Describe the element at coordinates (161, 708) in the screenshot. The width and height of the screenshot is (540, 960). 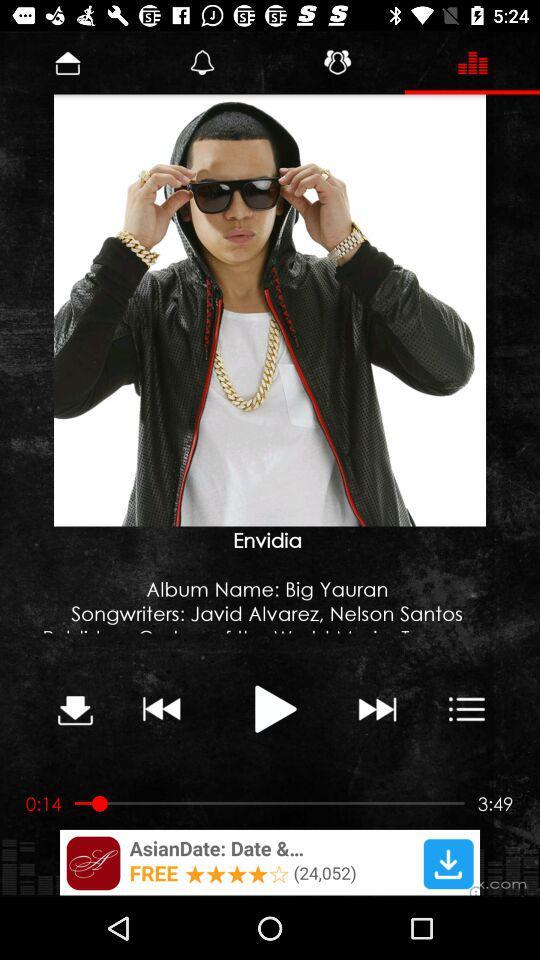
I see `the av_rewind icon` at that location.